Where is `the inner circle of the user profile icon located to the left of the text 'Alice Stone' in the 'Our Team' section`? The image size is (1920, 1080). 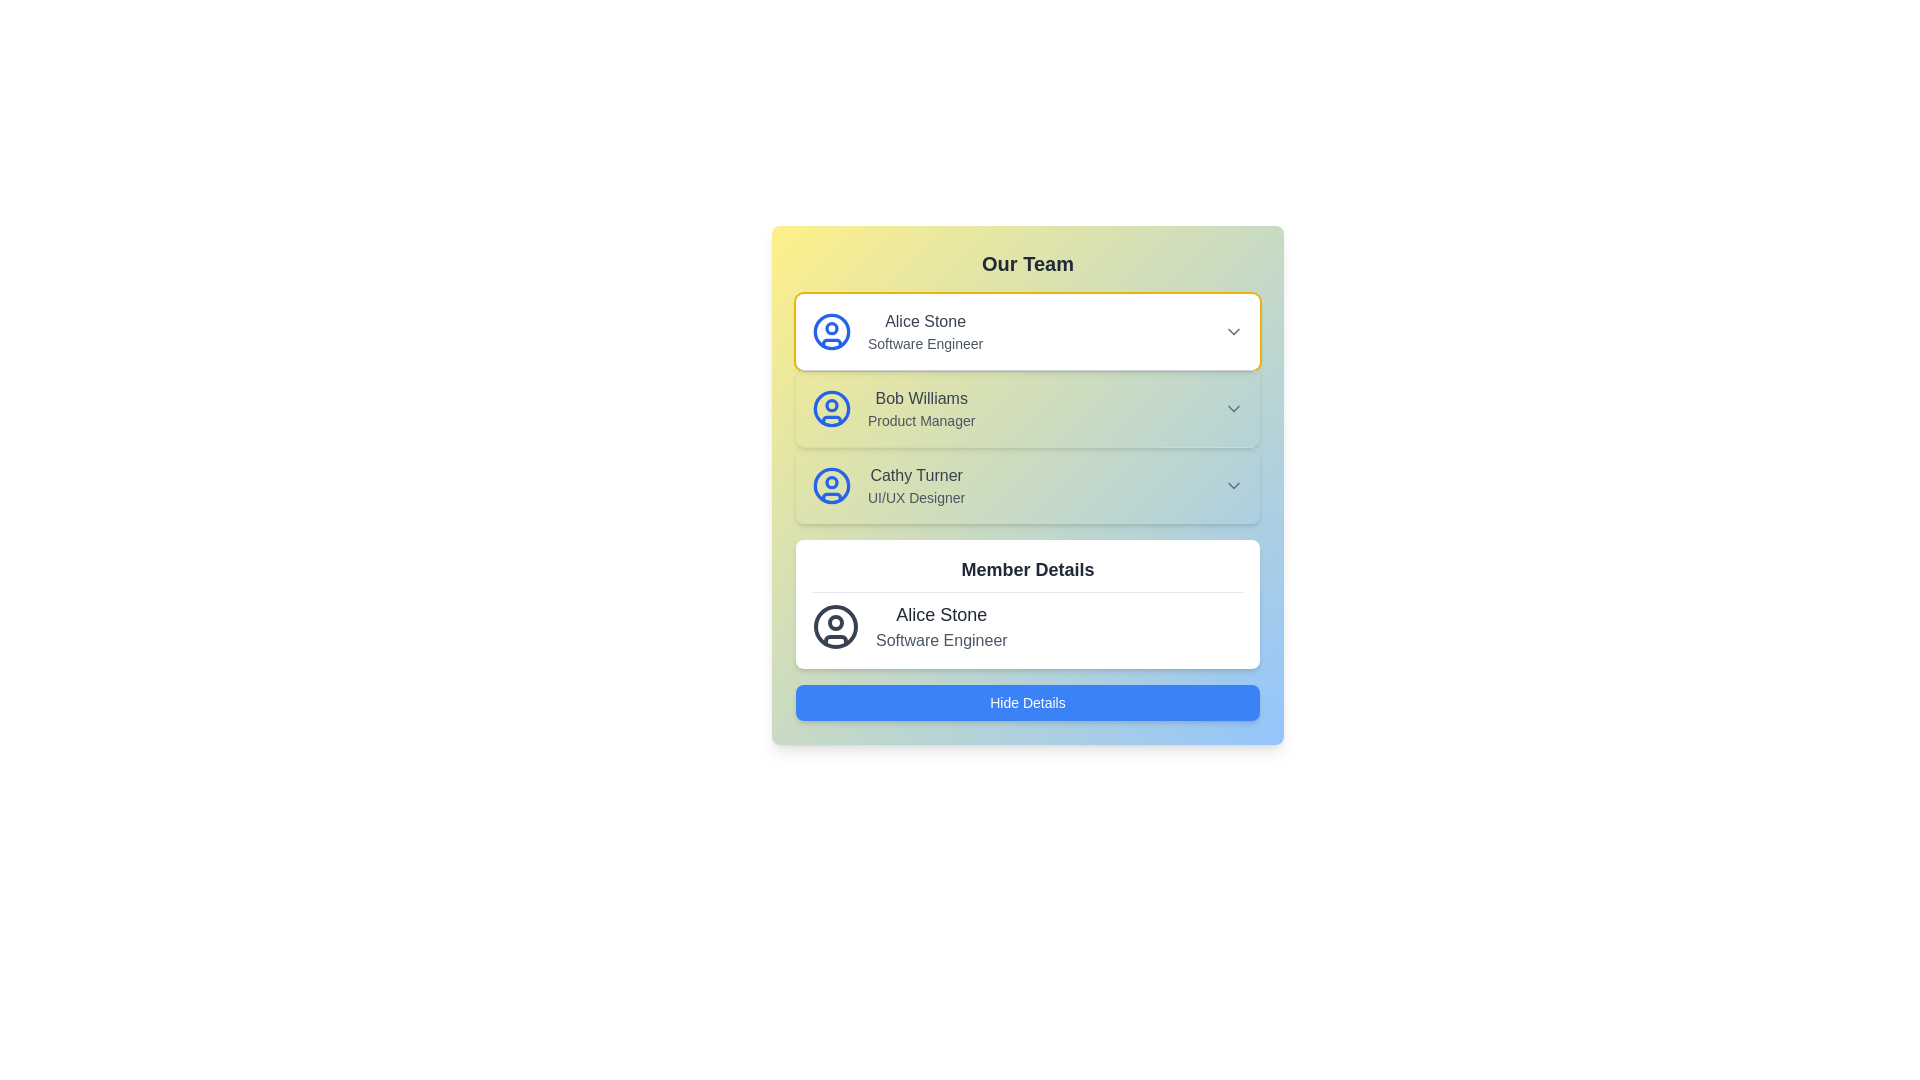
the inner circle of the user profile icon located to the left of the text 'Alice Stone' in the 'Our Team' section is located at coordinates (831, 405).